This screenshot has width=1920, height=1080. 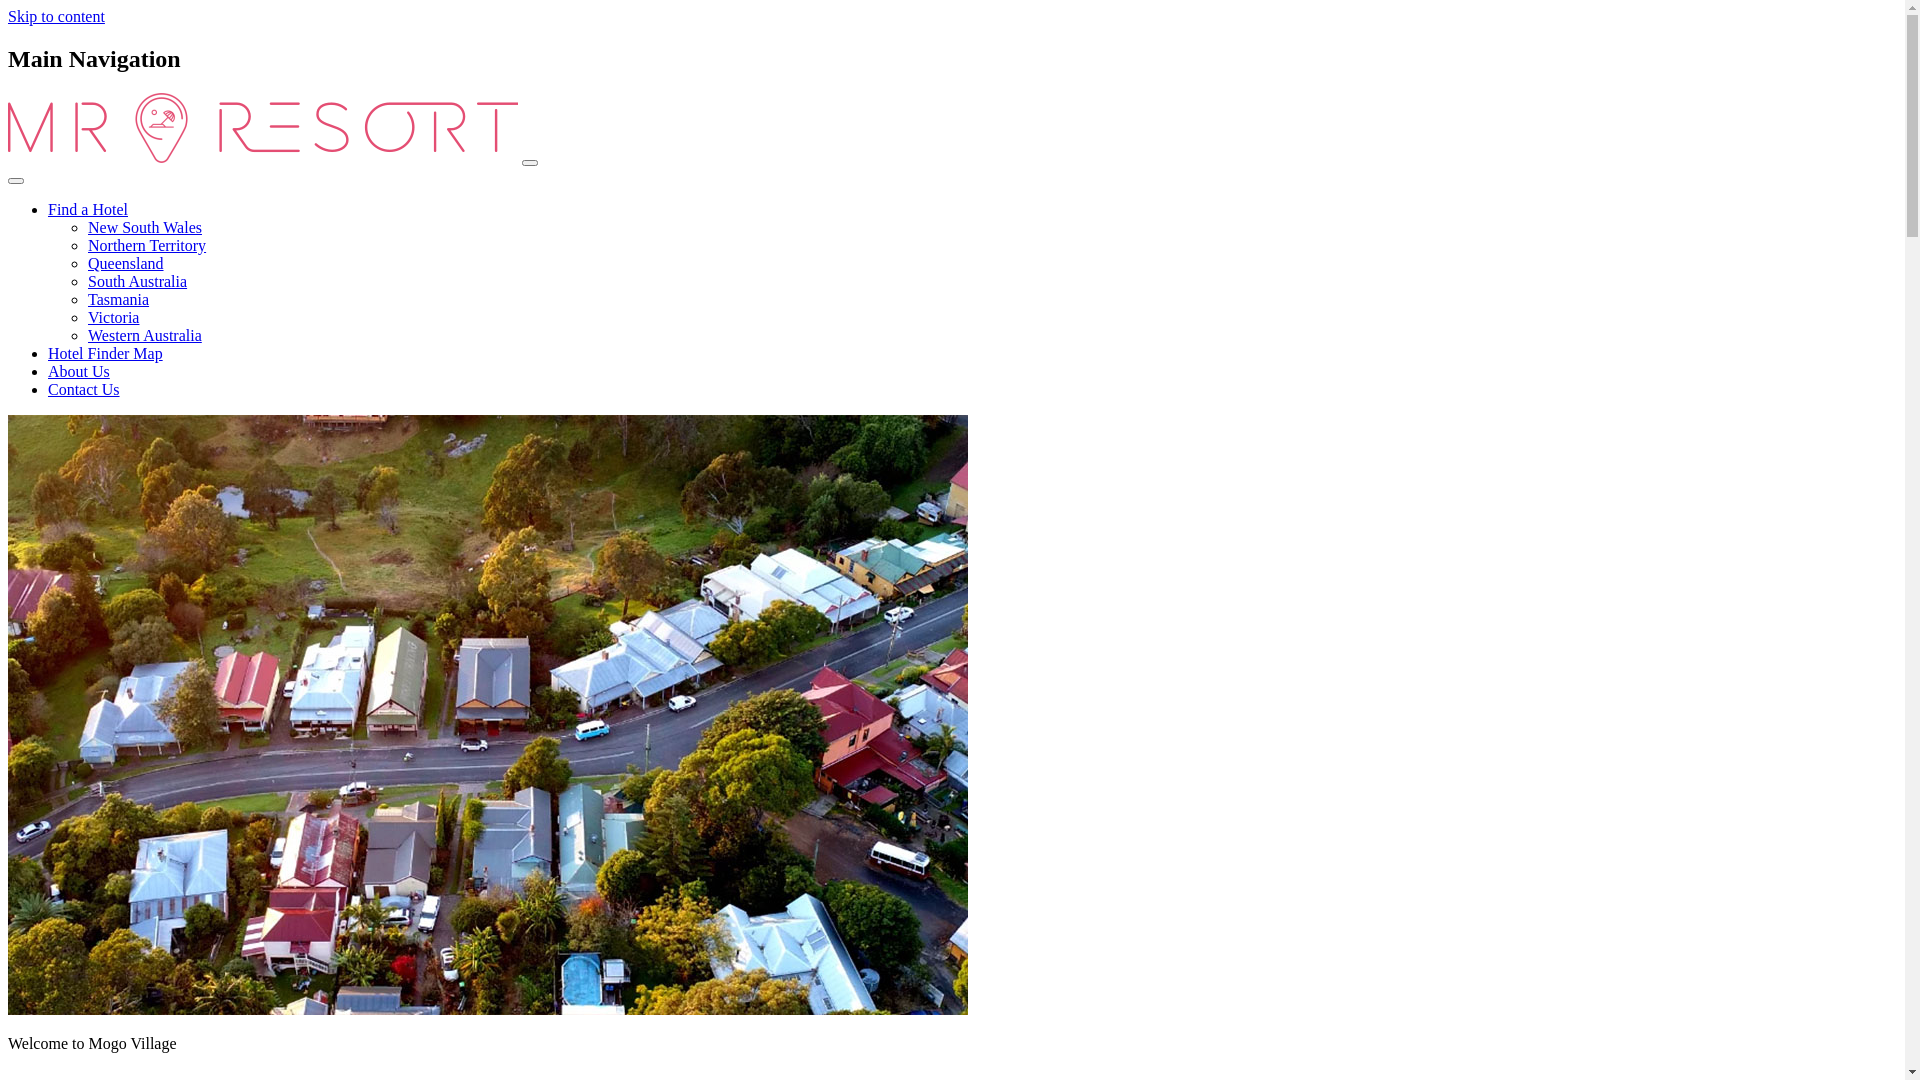 What do you see at coordinates (78, 371) in the screenshot?
I see `'About Us'` at bounding box center [78, 371].